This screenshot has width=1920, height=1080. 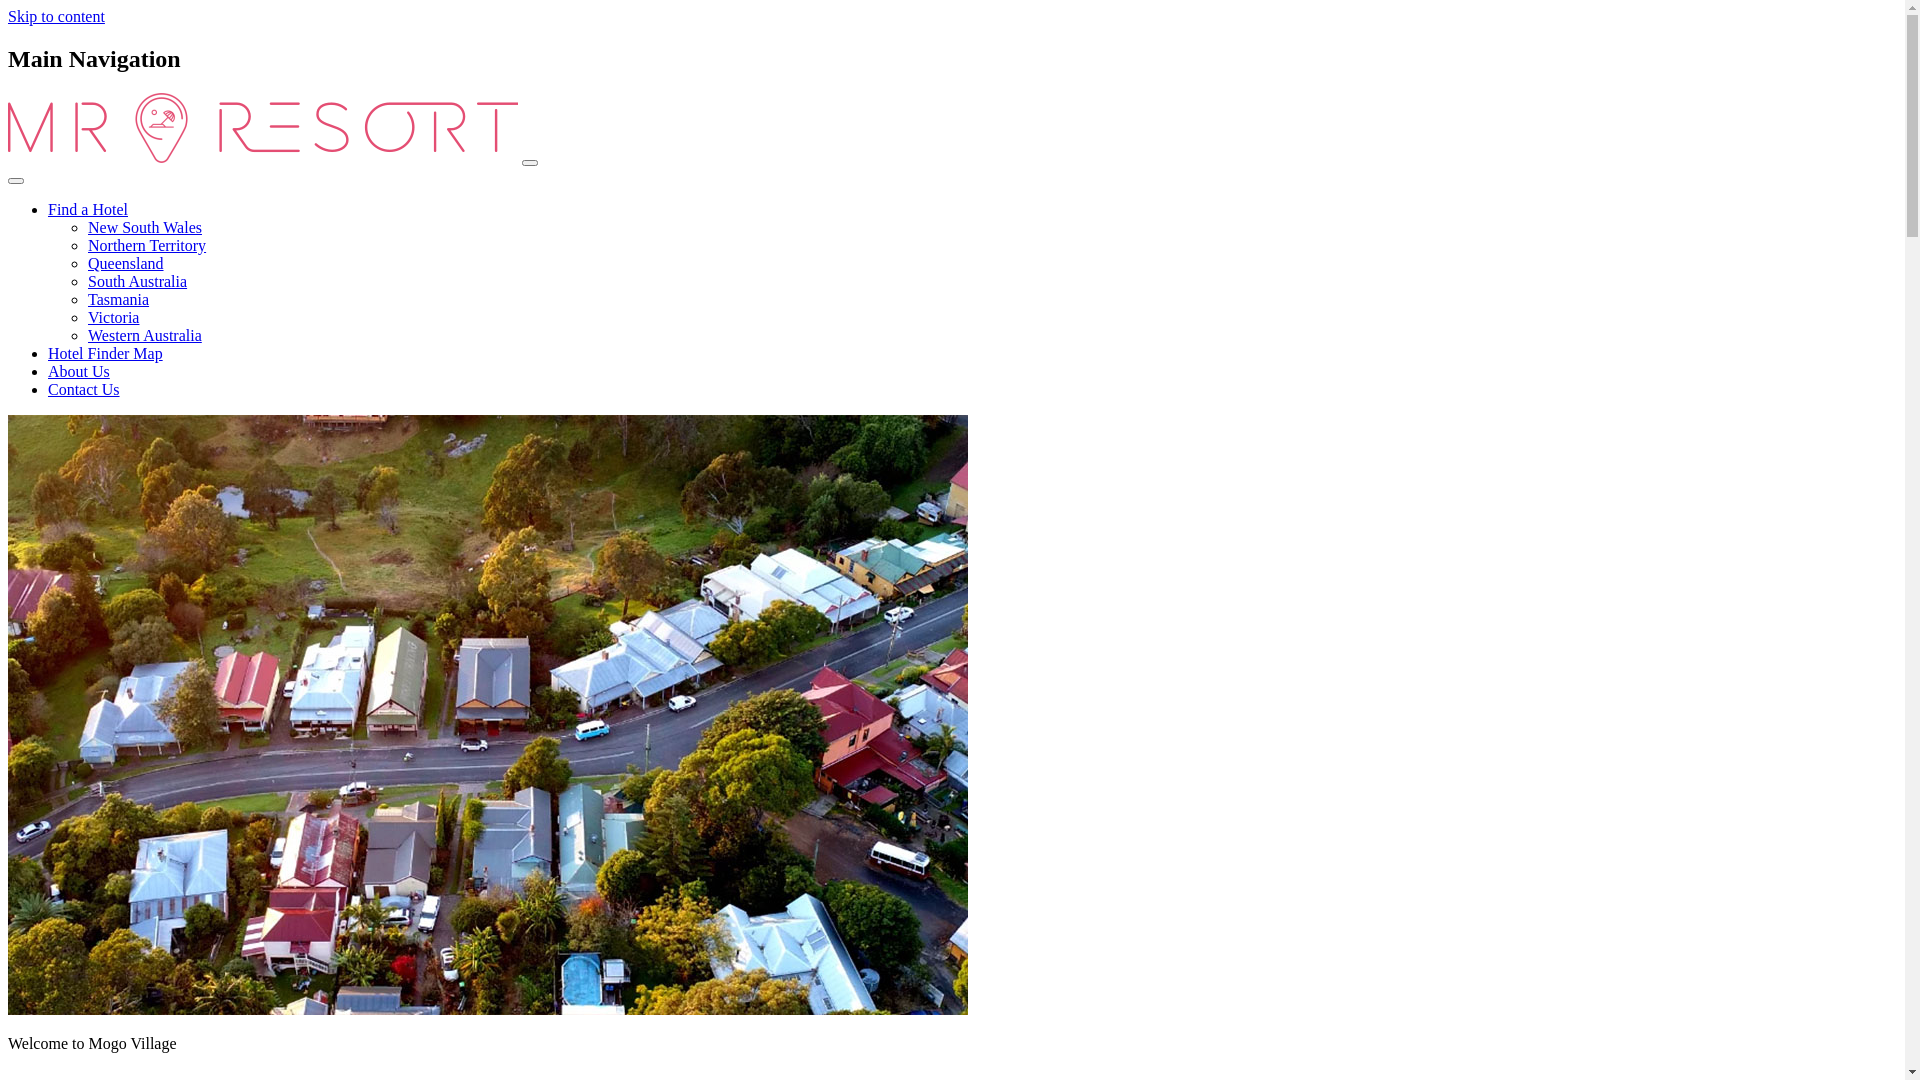 What do you see at coordinates (78, 371) in the screenshot?
I see `'About Us'` at bounding box center [78, 371].